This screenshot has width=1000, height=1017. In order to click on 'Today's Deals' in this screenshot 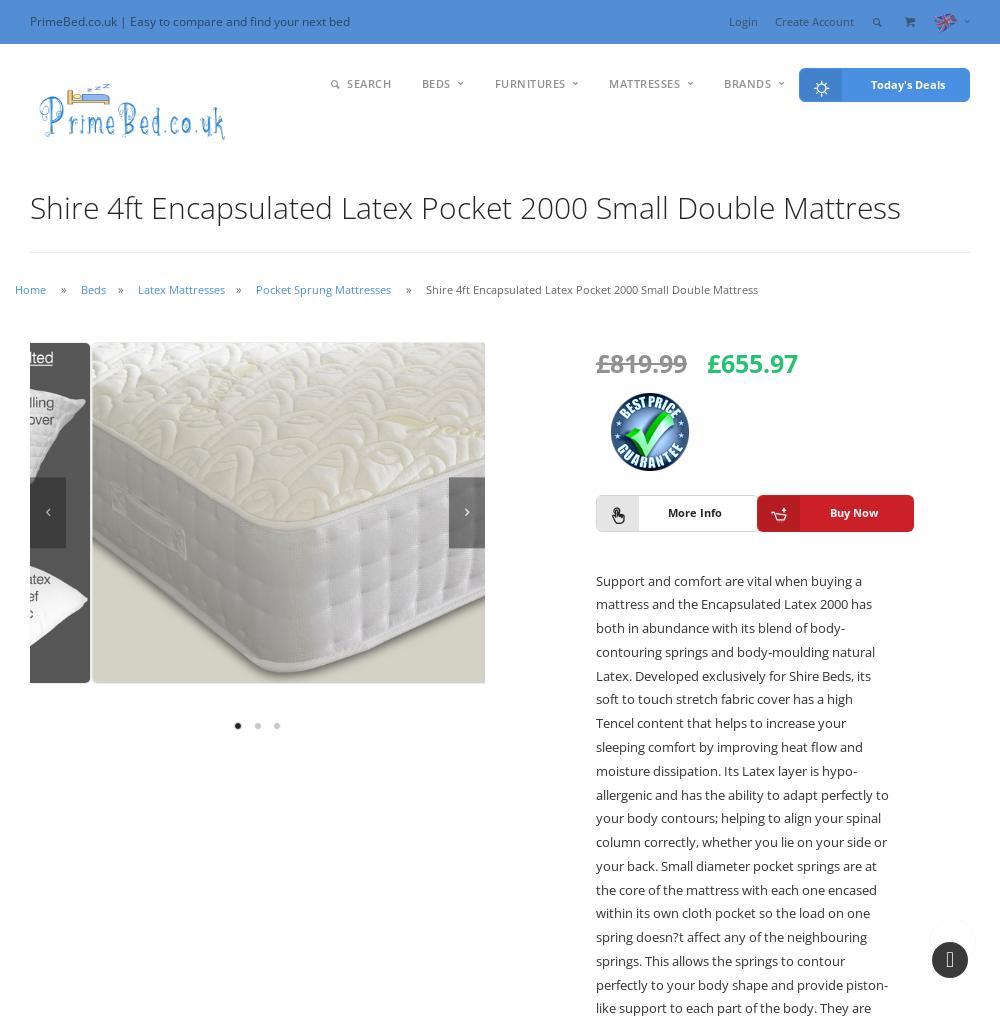, I will do `click(870, 83)`.